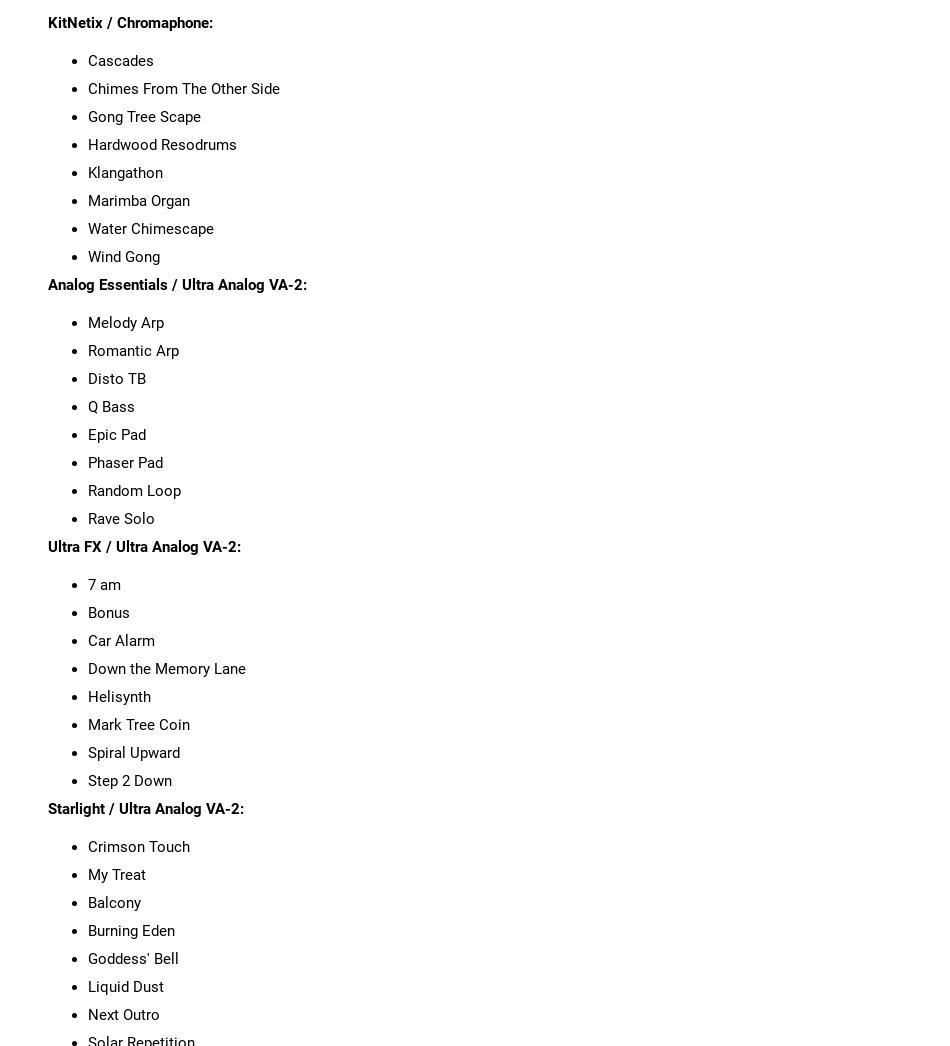 The image size is (950, 1046). Describe the element at coordinates (165, 666) in the screenshot. I see `'Down the Memory Lane'` at that location.